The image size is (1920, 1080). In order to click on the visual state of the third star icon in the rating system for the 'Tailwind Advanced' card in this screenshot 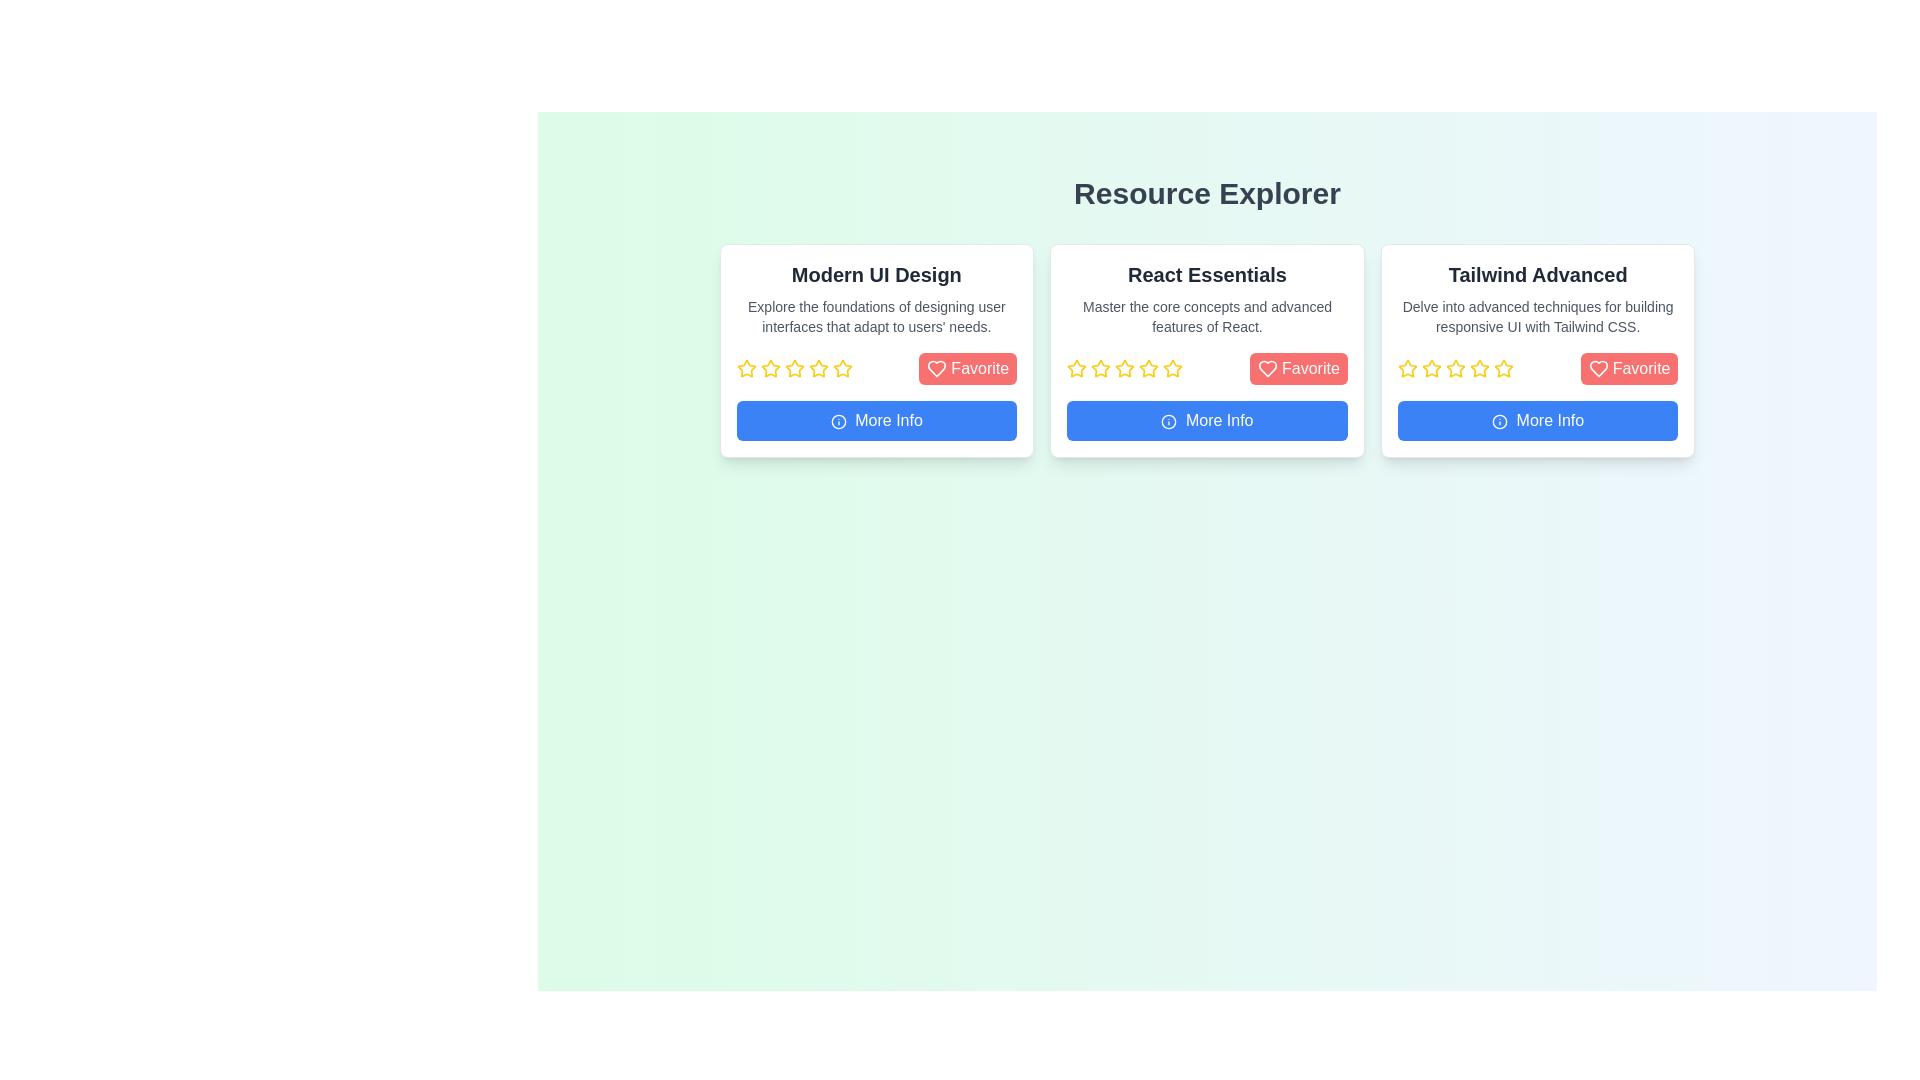, I will do `click(1455, 368)`.